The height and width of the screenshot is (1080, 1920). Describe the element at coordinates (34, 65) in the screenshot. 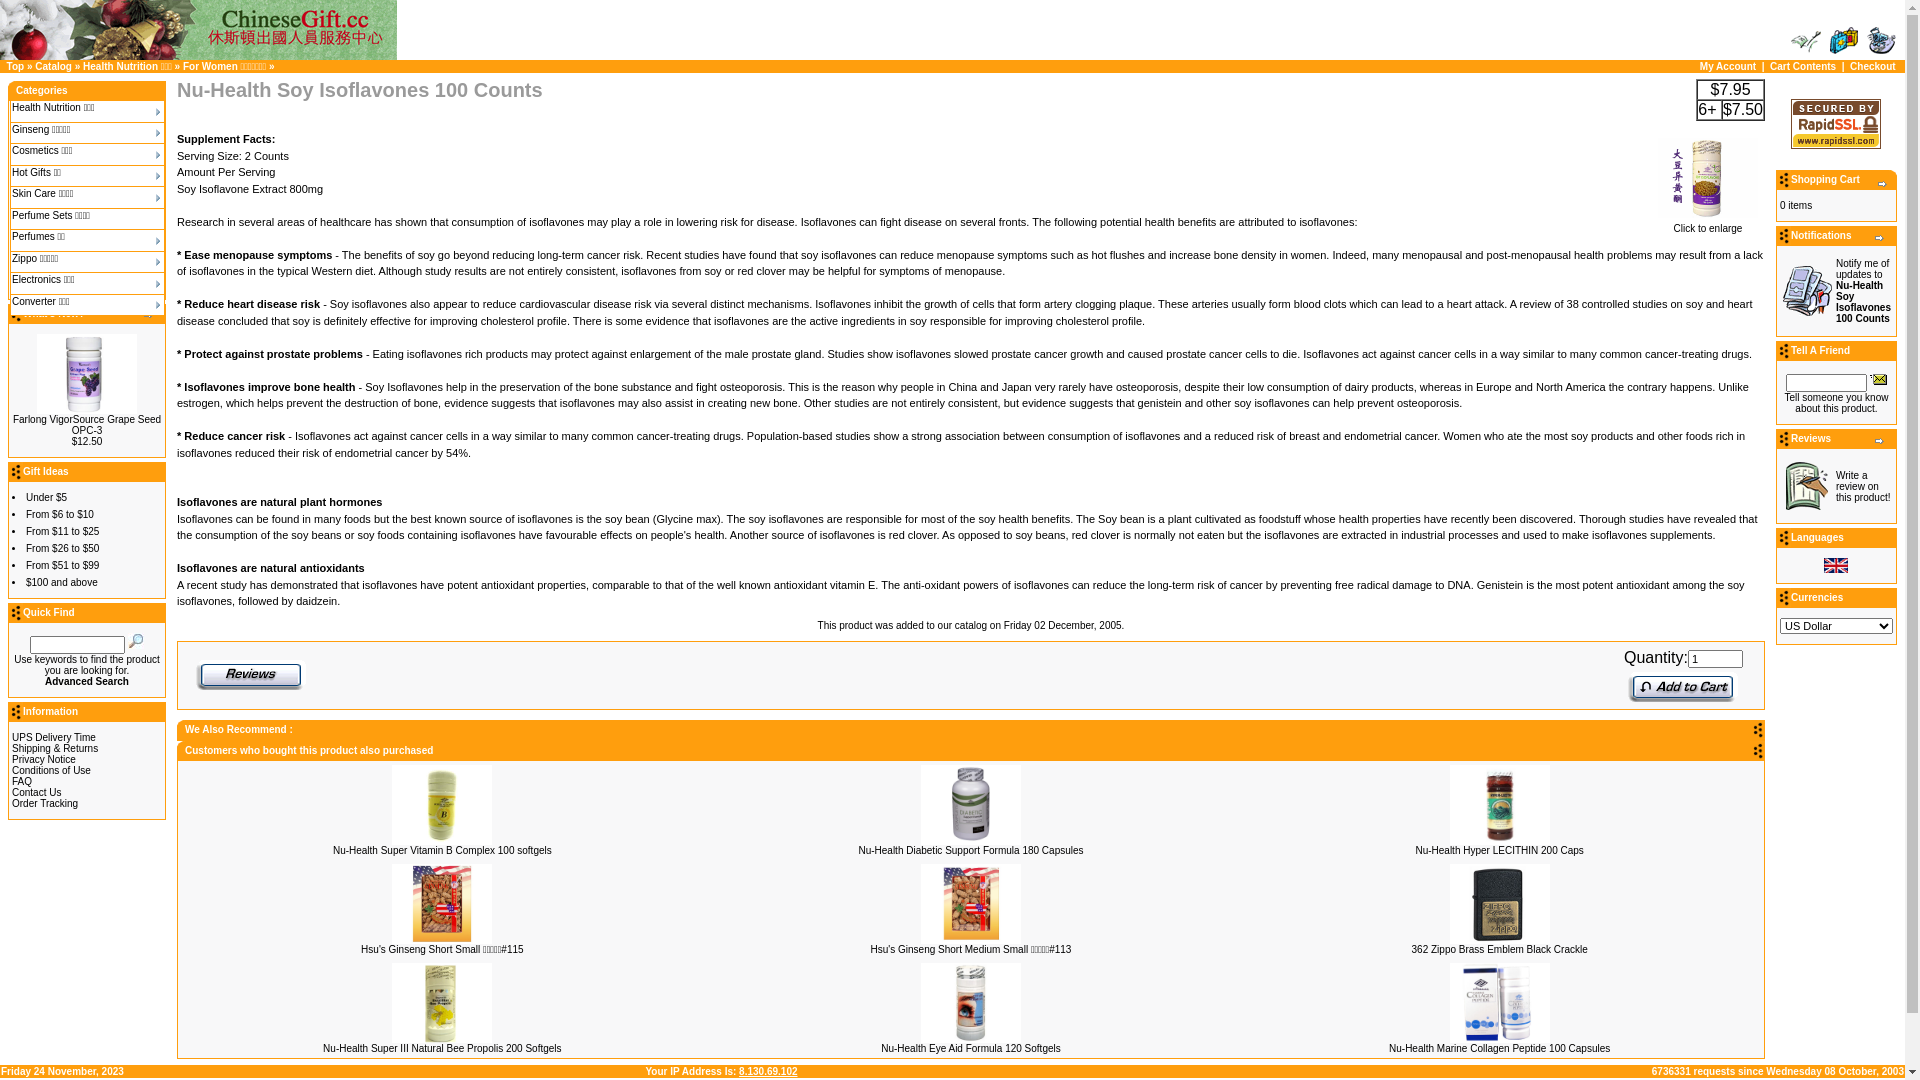

I see `'Catalog'` at that location.